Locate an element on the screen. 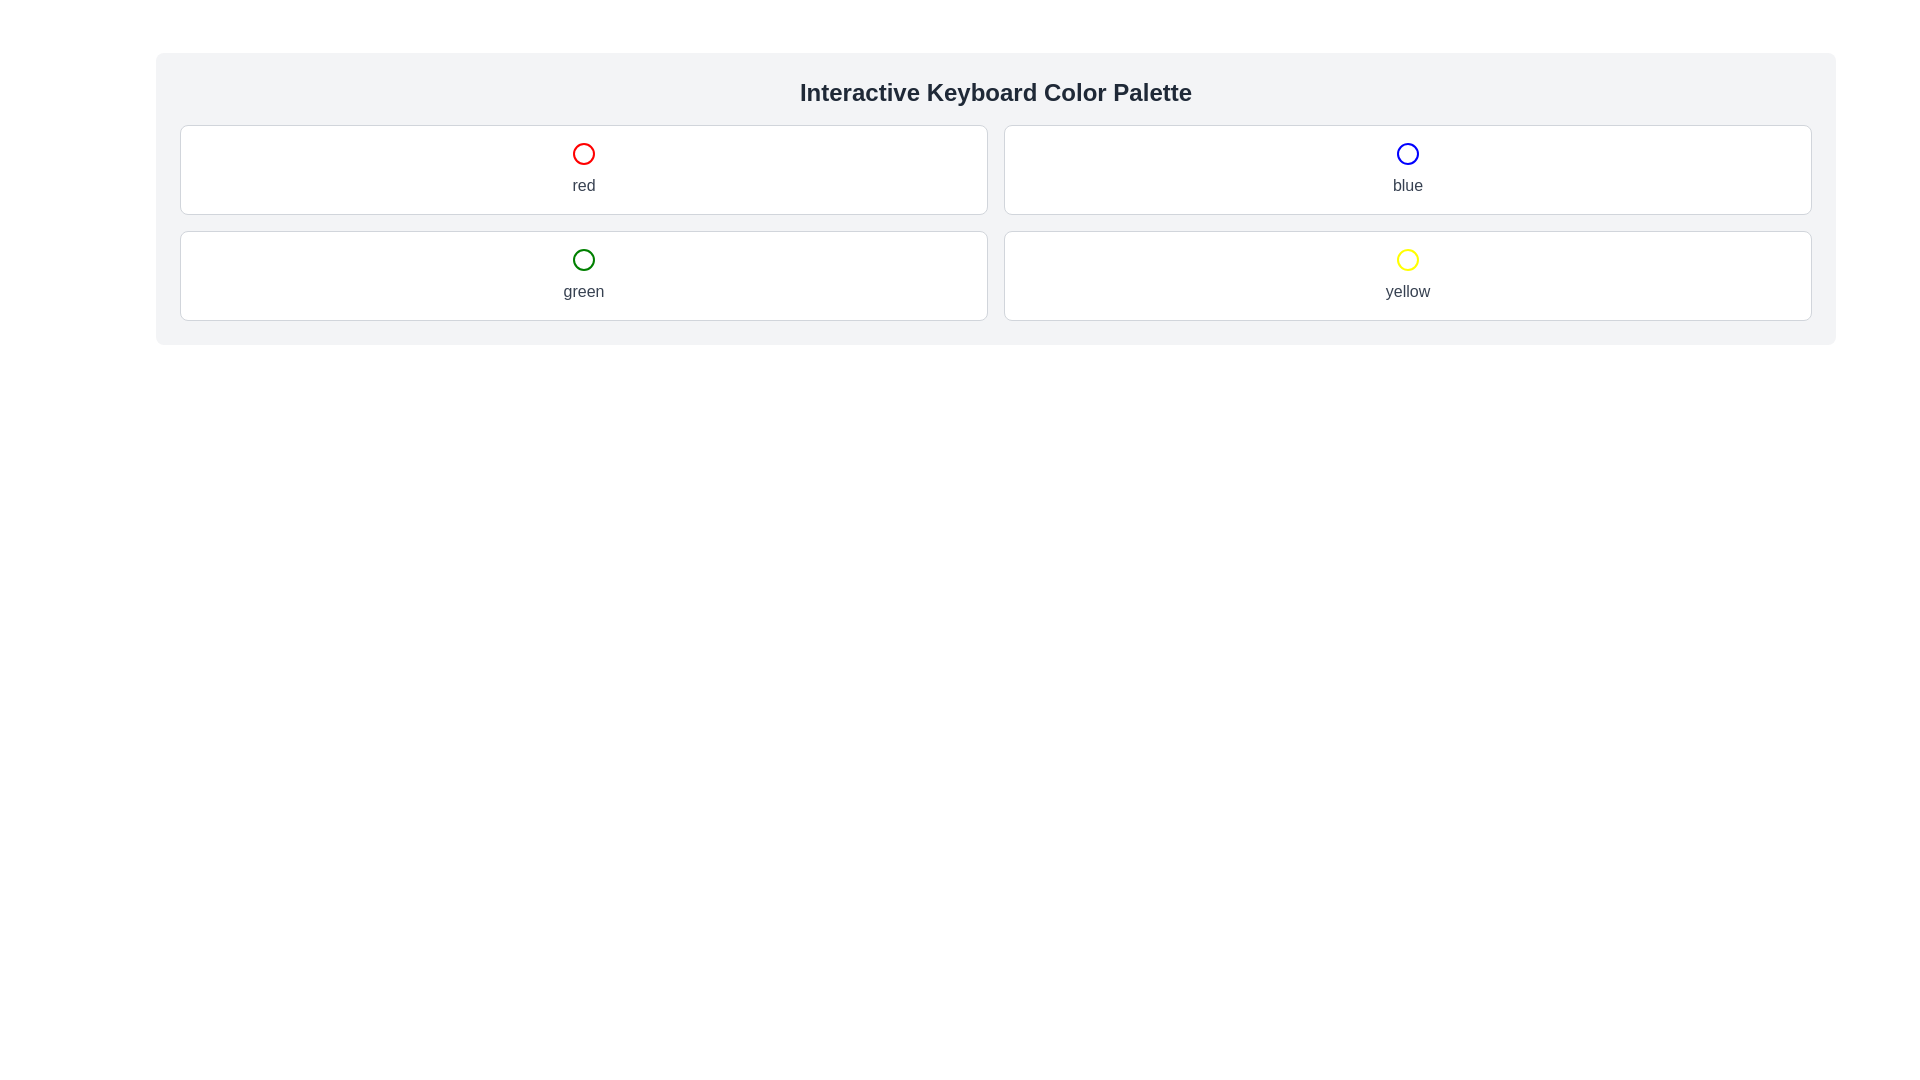 Image resolution: width=1920 pixels, height=1080 pixels. the circular graphical indicator located in the top-right quadrant, which has a visible outline and is aligned with the label 'blue' below it is located at coordinates (1406, 153).